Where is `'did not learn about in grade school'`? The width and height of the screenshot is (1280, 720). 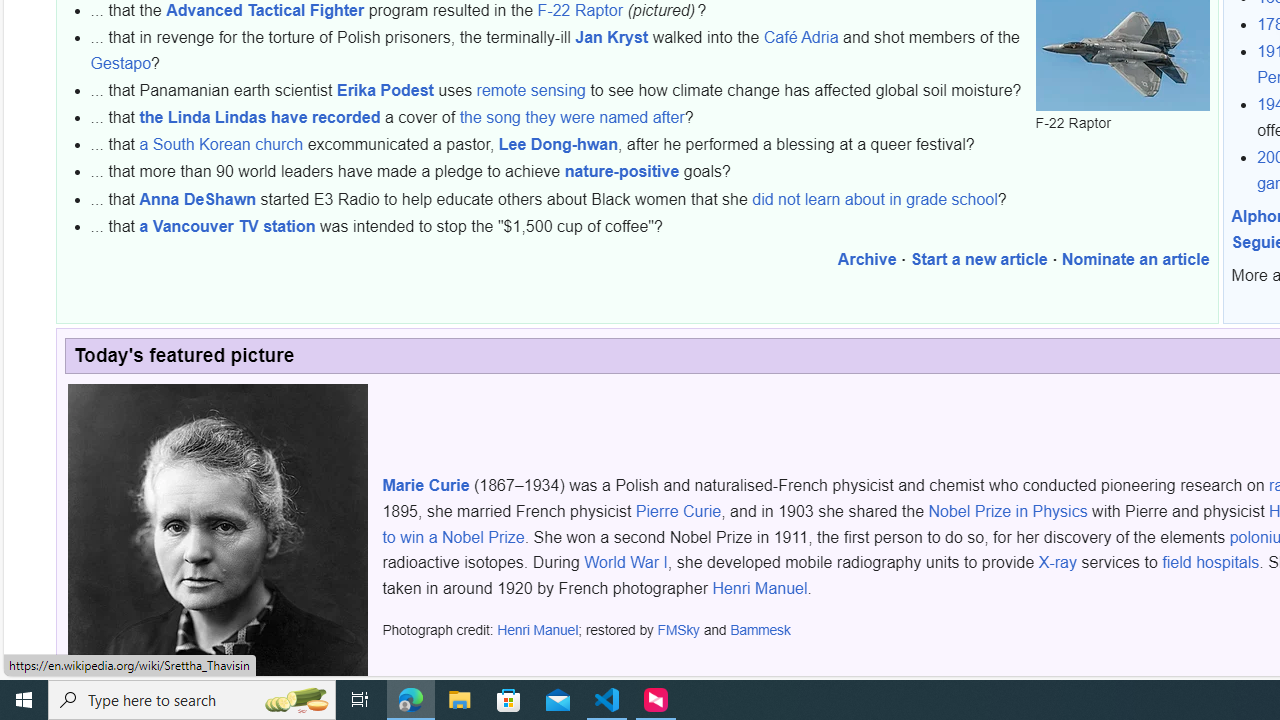 'did not learn about in grade school' is located at coordinates (875, 199).